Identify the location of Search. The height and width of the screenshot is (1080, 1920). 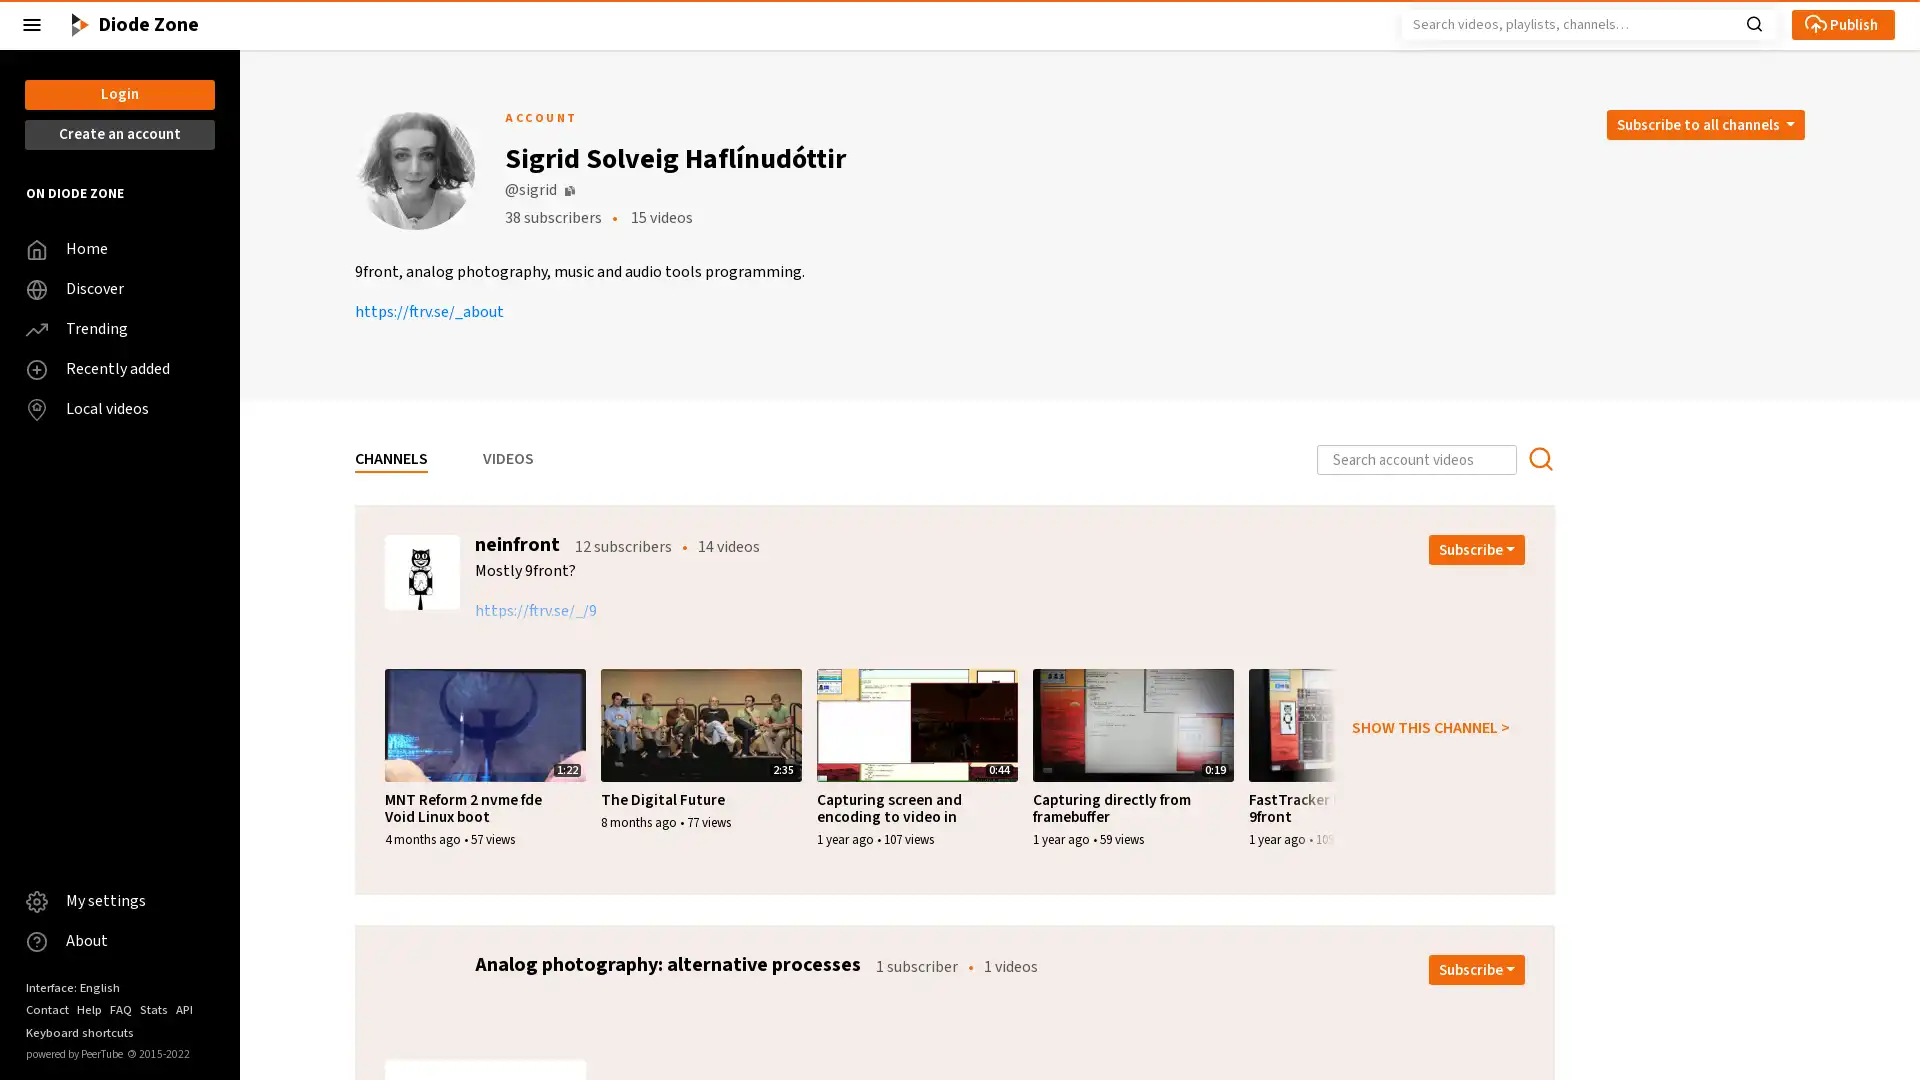
(1753, 22).